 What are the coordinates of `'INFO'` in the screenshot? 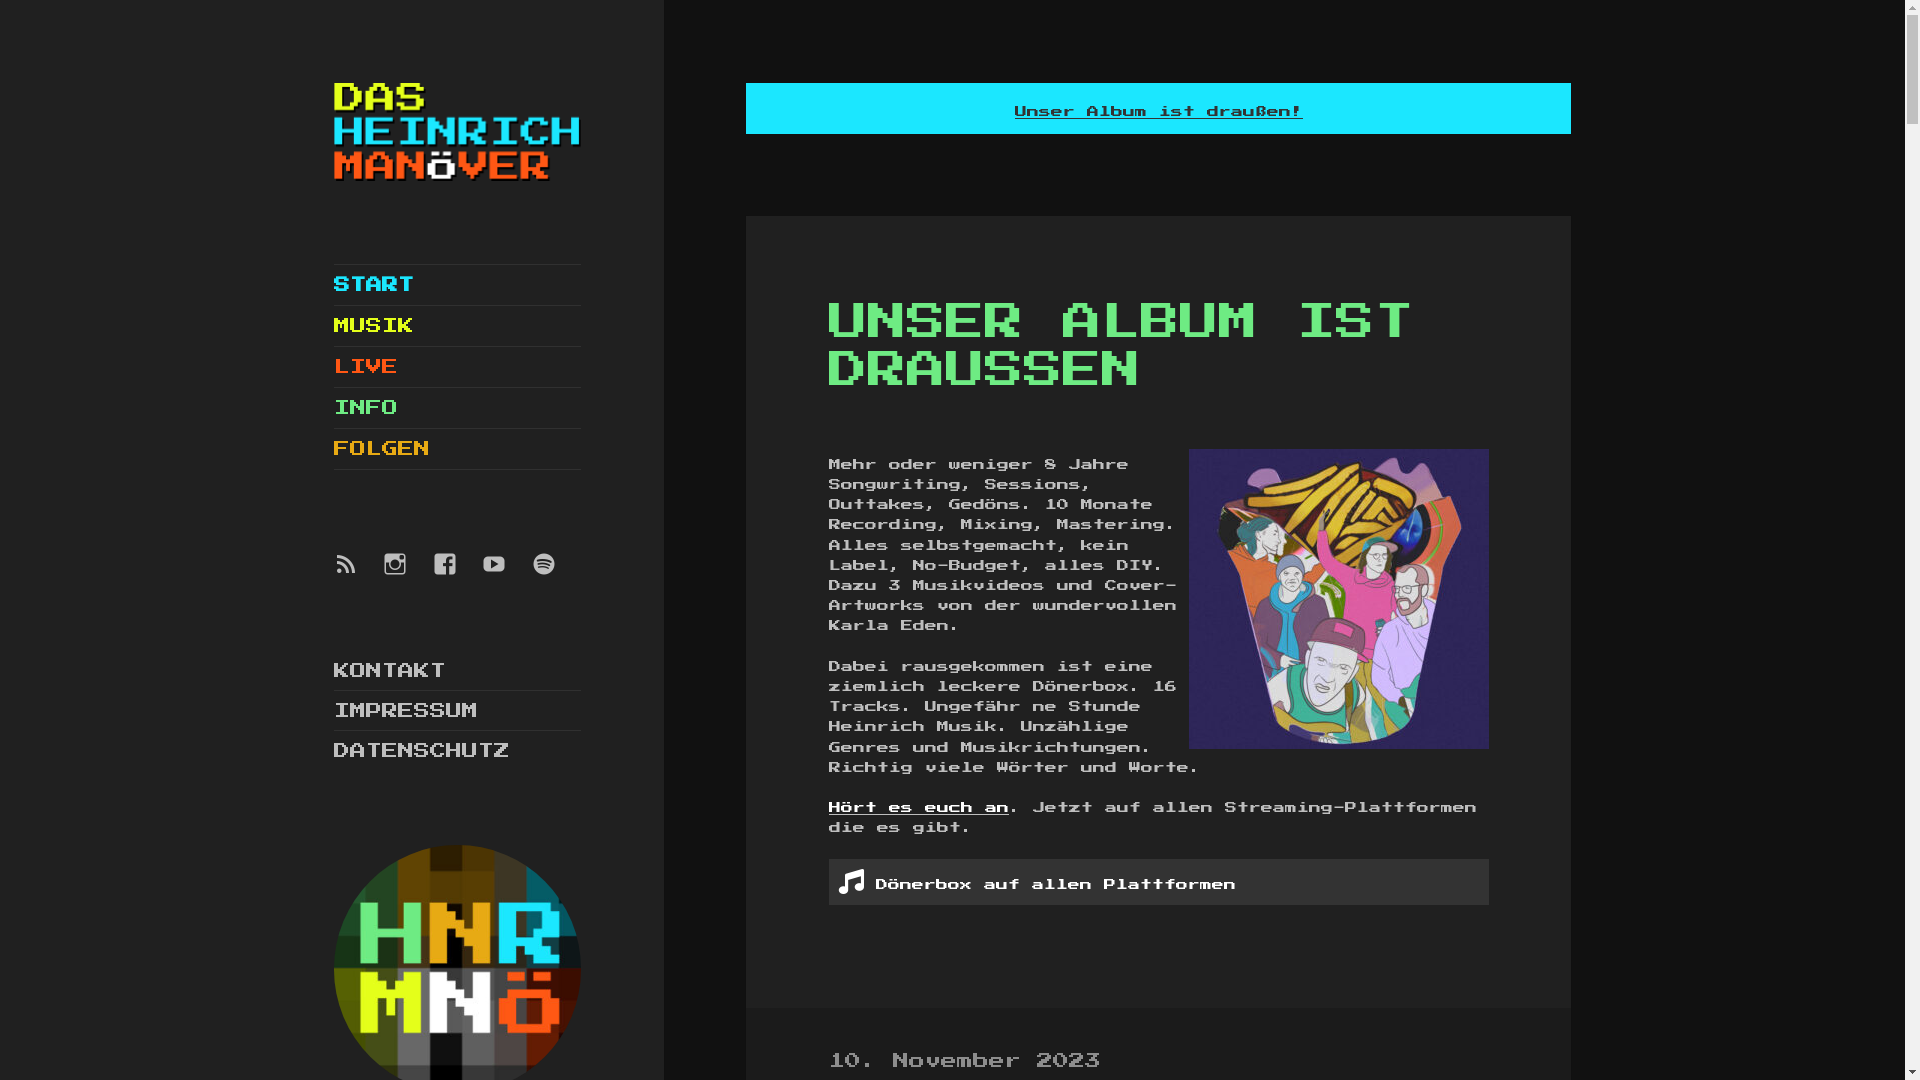 It's located at (456, 407).